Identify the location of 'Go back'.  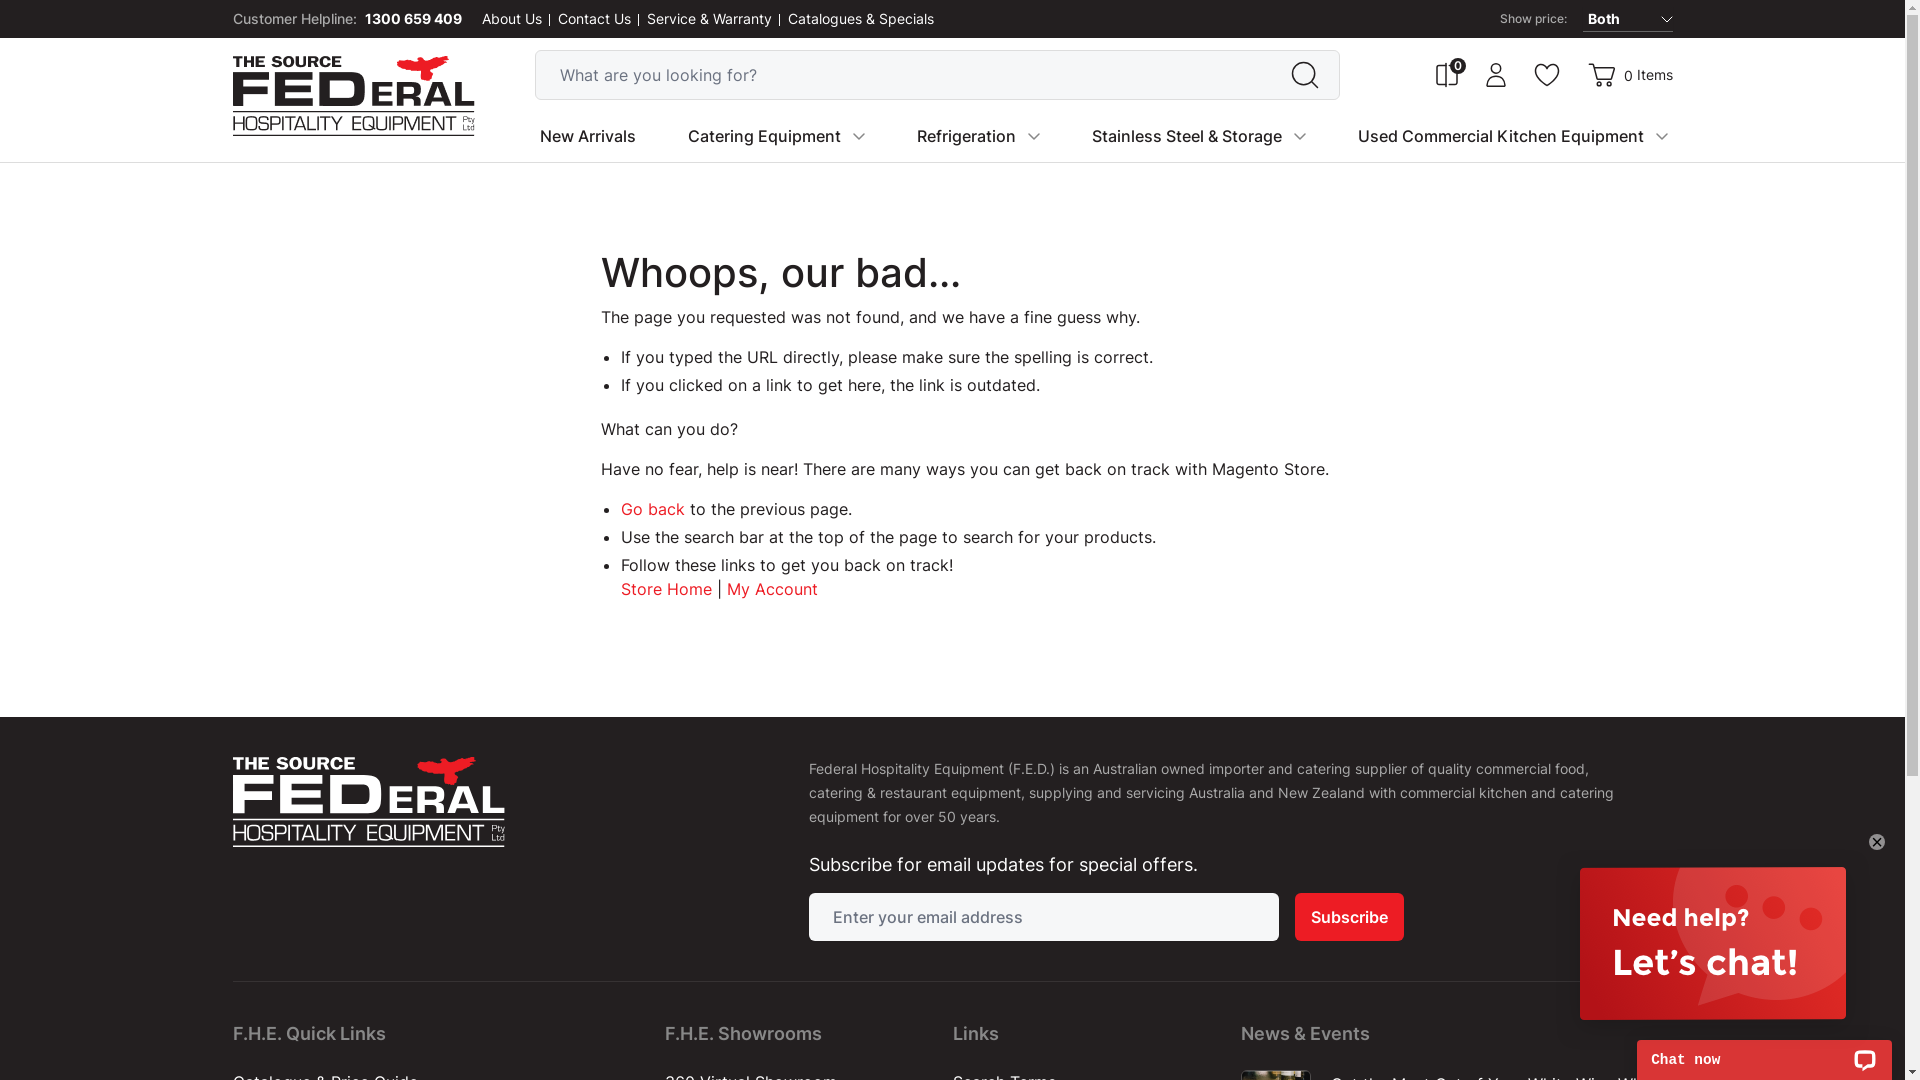
(652, 508).